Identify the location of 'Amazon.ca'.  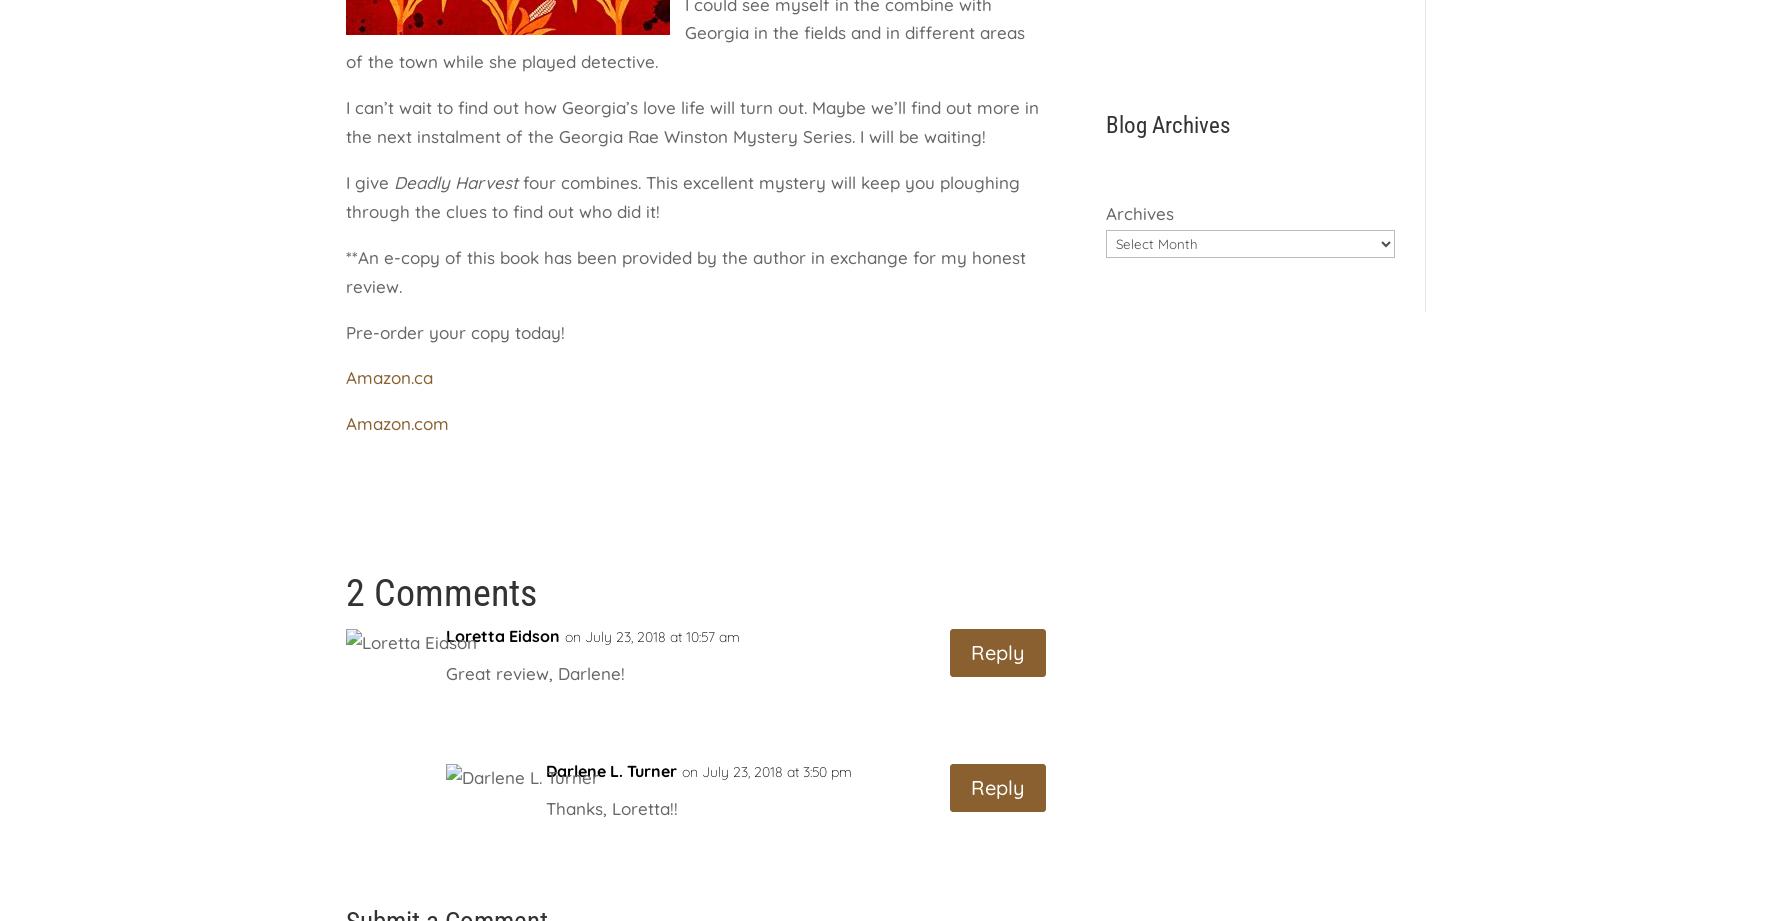
(389, 377).